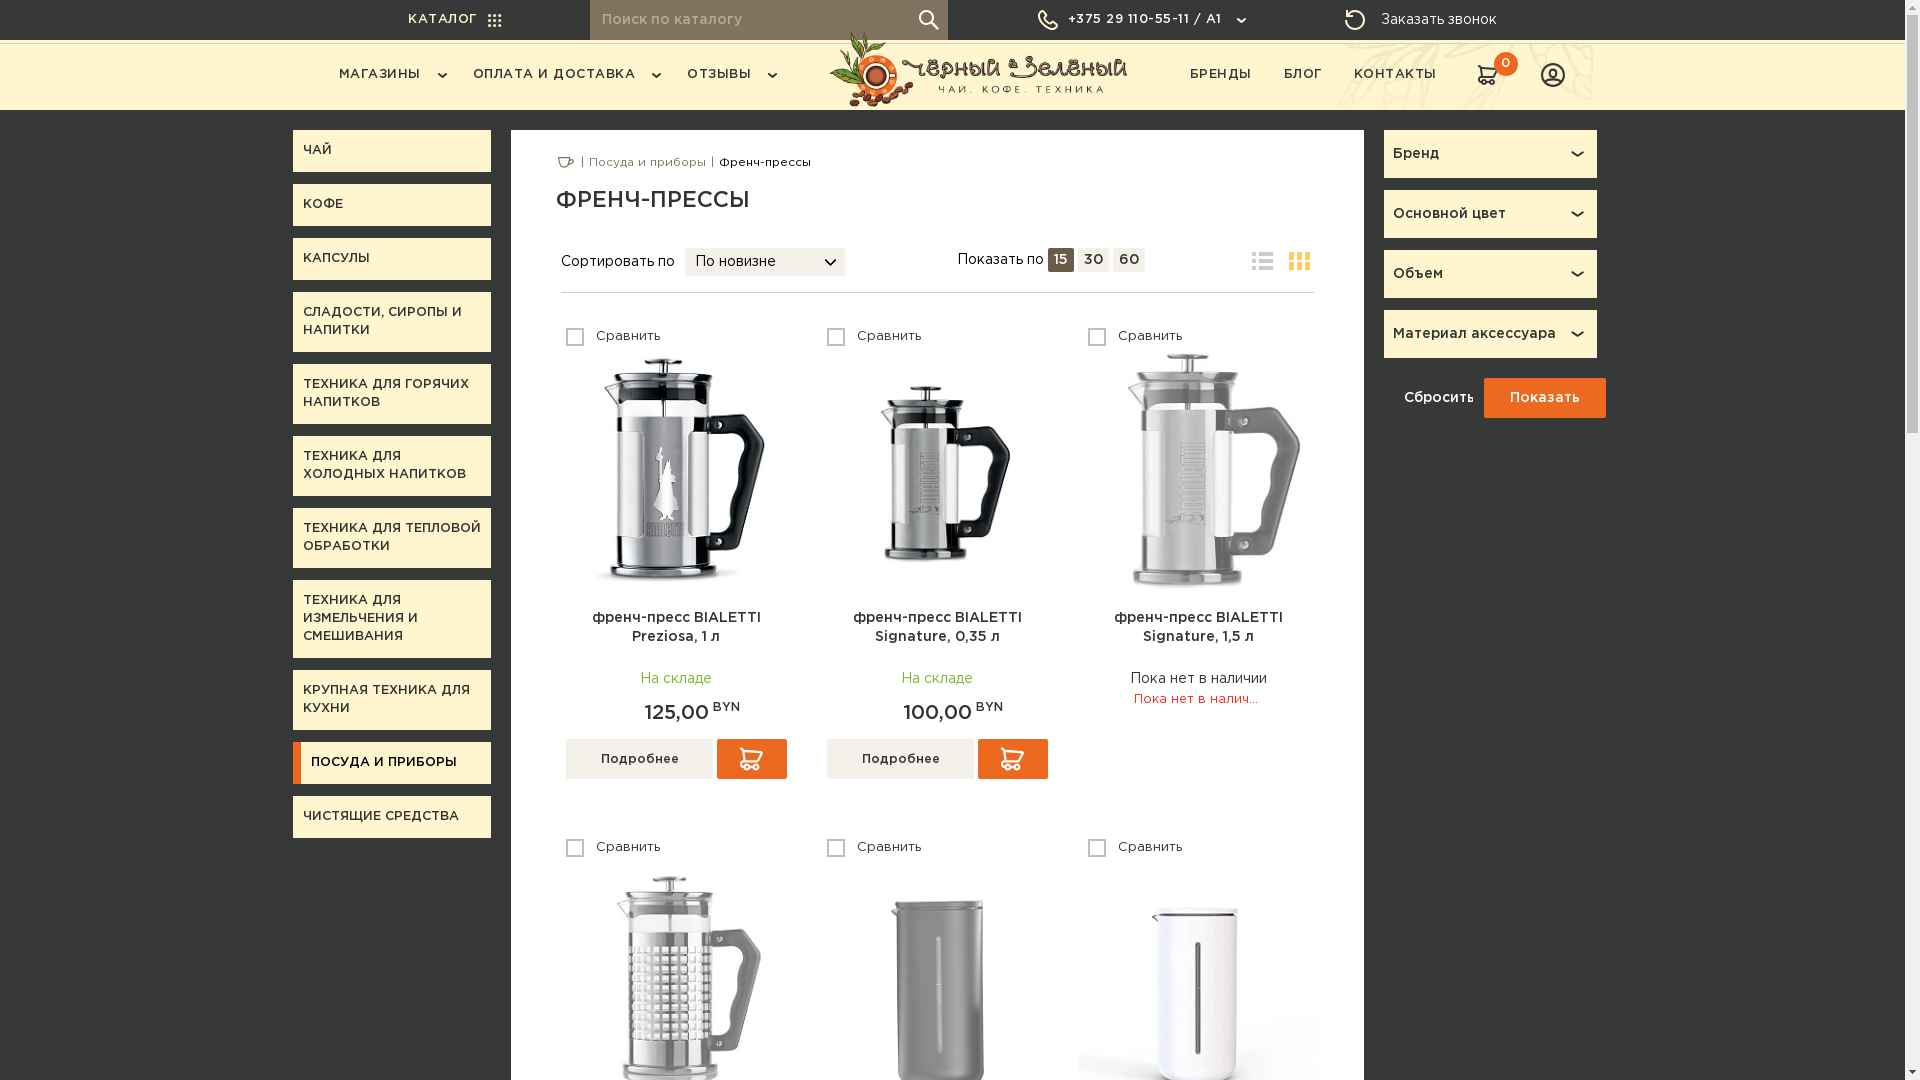 The height and width of the screenshot is (1080, 1920). I want to click on 'BlackGreen.by', so click(976, 71).